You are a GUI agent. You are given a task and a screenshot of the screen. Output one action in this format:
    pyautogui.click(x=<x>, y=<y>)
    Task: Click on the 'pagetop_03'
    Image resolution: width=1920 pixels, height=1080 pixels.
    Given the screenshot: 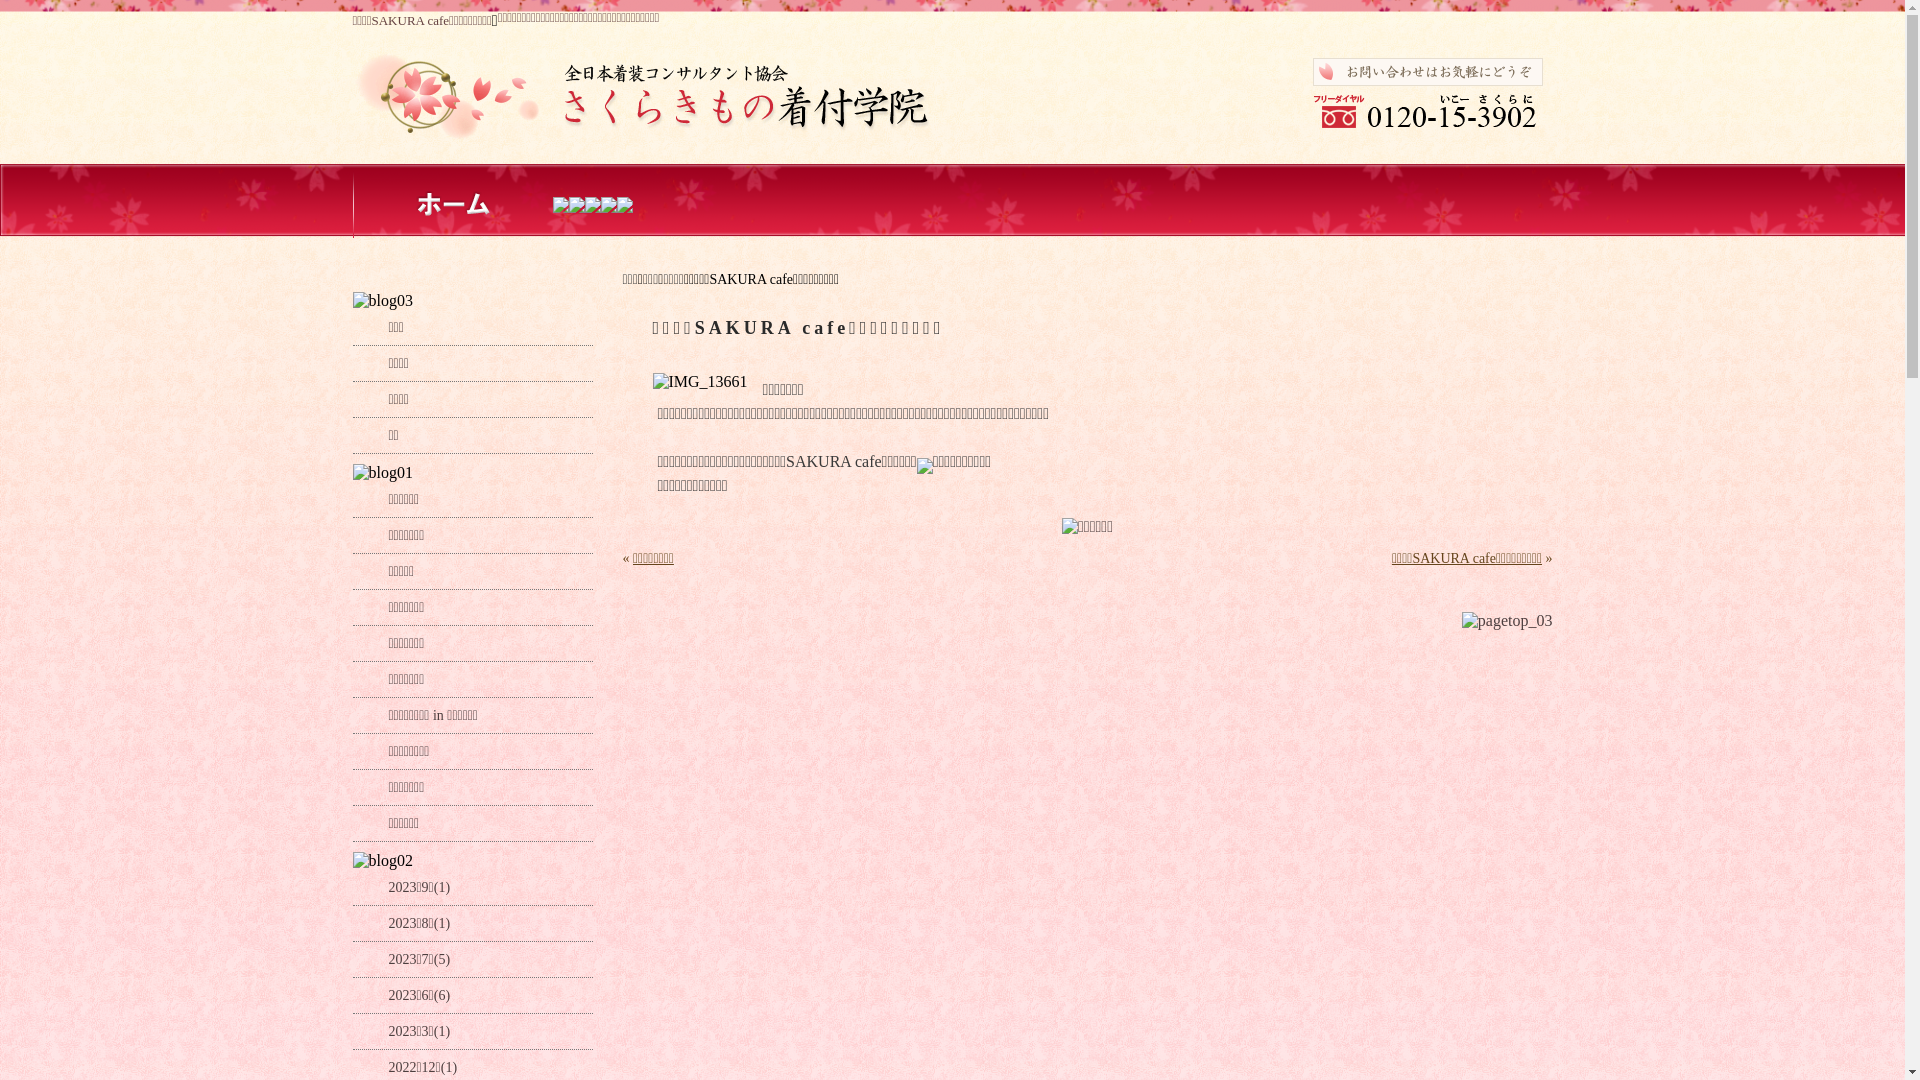 What is the action you would take?
    pyautogui.click(x=1507, y=620)
    